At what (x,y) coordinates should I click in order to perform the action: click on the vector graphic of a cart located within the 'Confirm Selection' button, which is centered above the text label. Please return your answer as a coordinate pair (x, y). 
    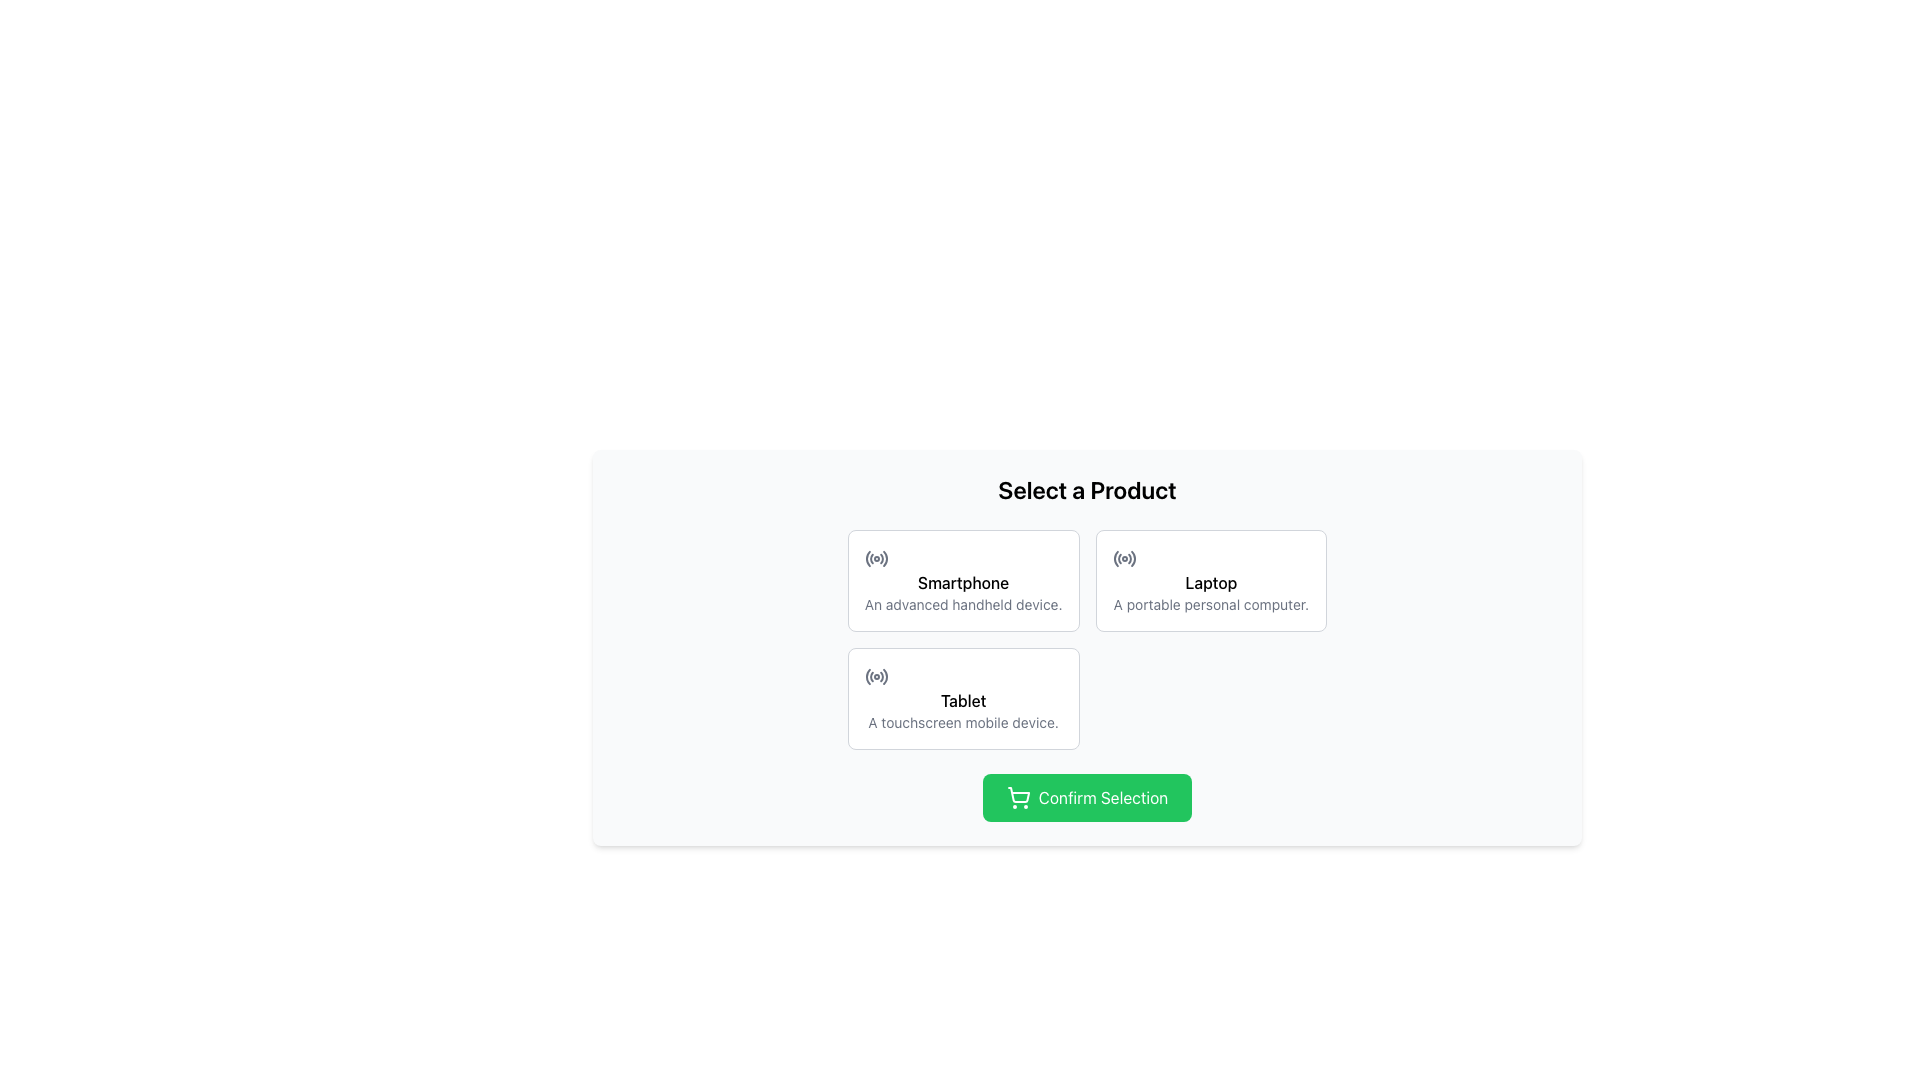
    Looking at the image, I should click on (1018, 794).